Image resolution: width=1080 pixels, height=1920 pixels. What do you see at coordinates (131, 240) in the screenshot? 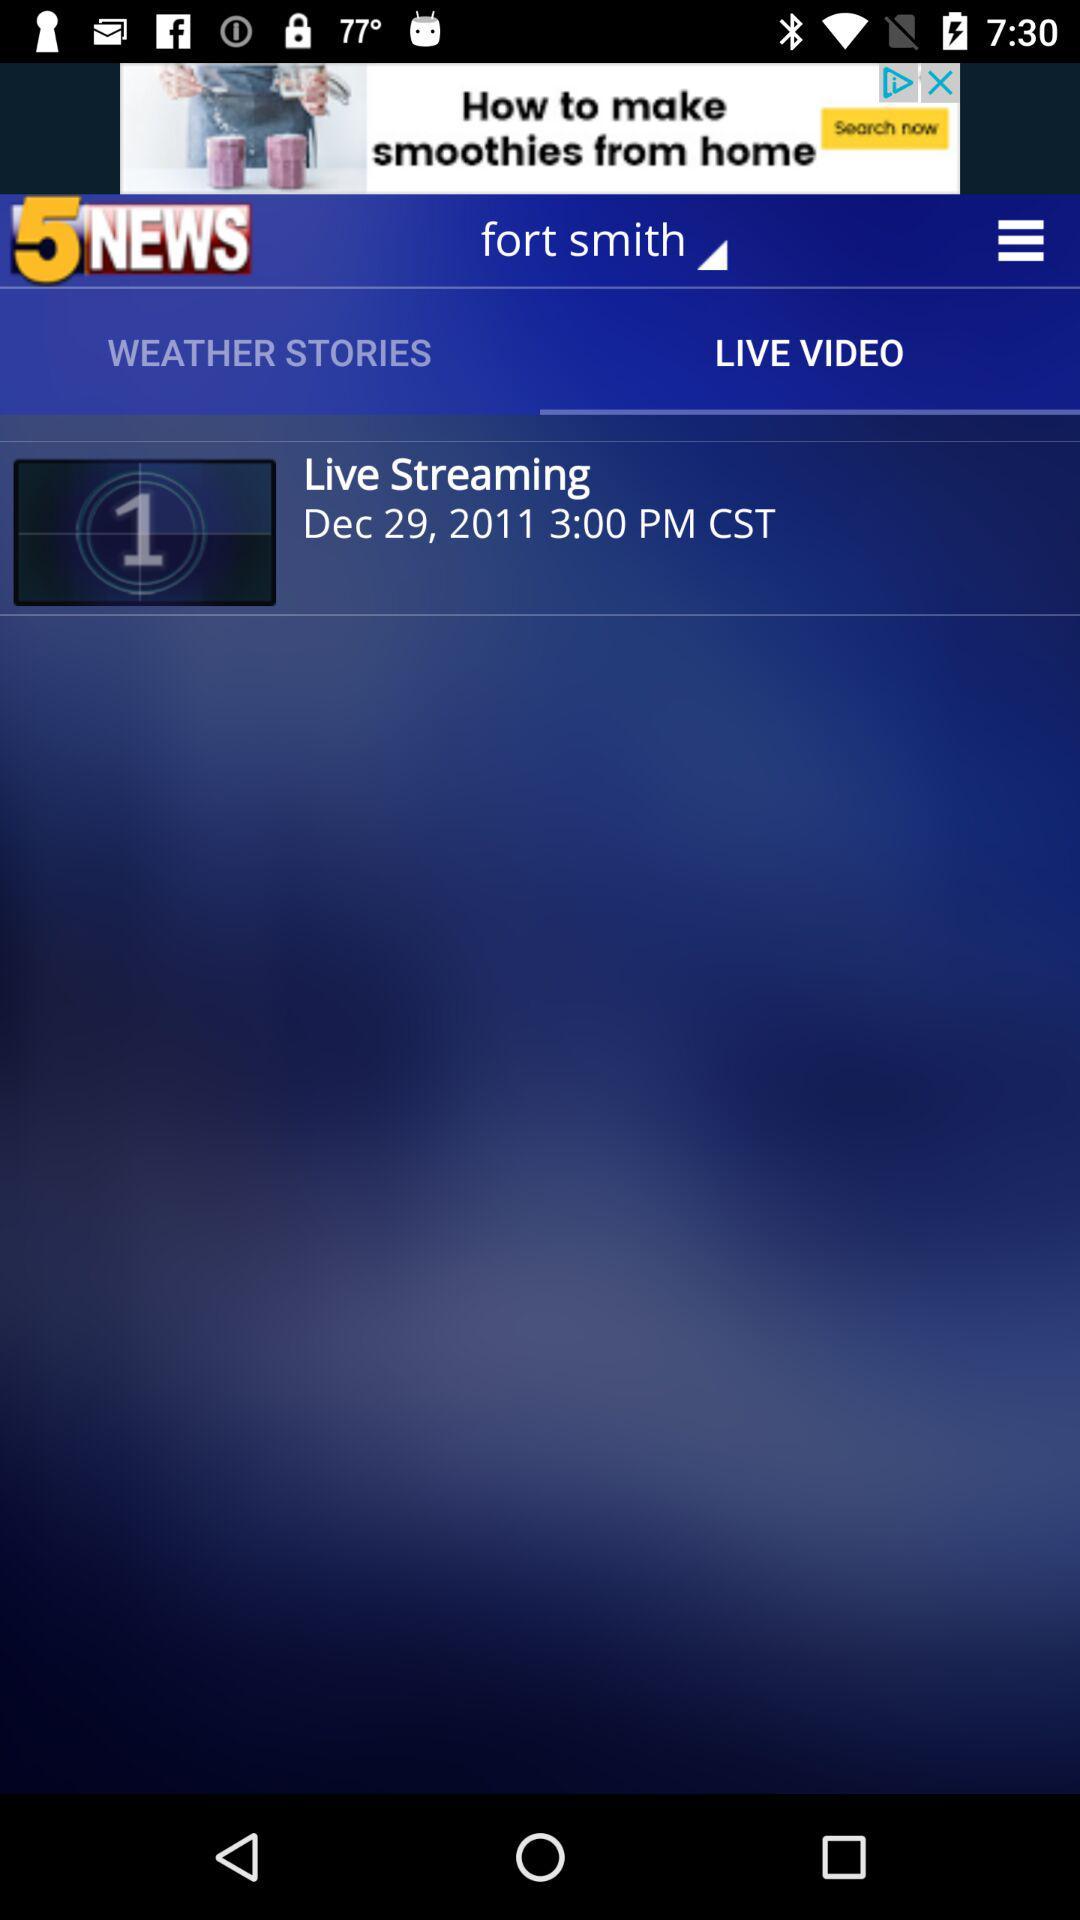
I see `homepage` at bounding box center [131, 240].